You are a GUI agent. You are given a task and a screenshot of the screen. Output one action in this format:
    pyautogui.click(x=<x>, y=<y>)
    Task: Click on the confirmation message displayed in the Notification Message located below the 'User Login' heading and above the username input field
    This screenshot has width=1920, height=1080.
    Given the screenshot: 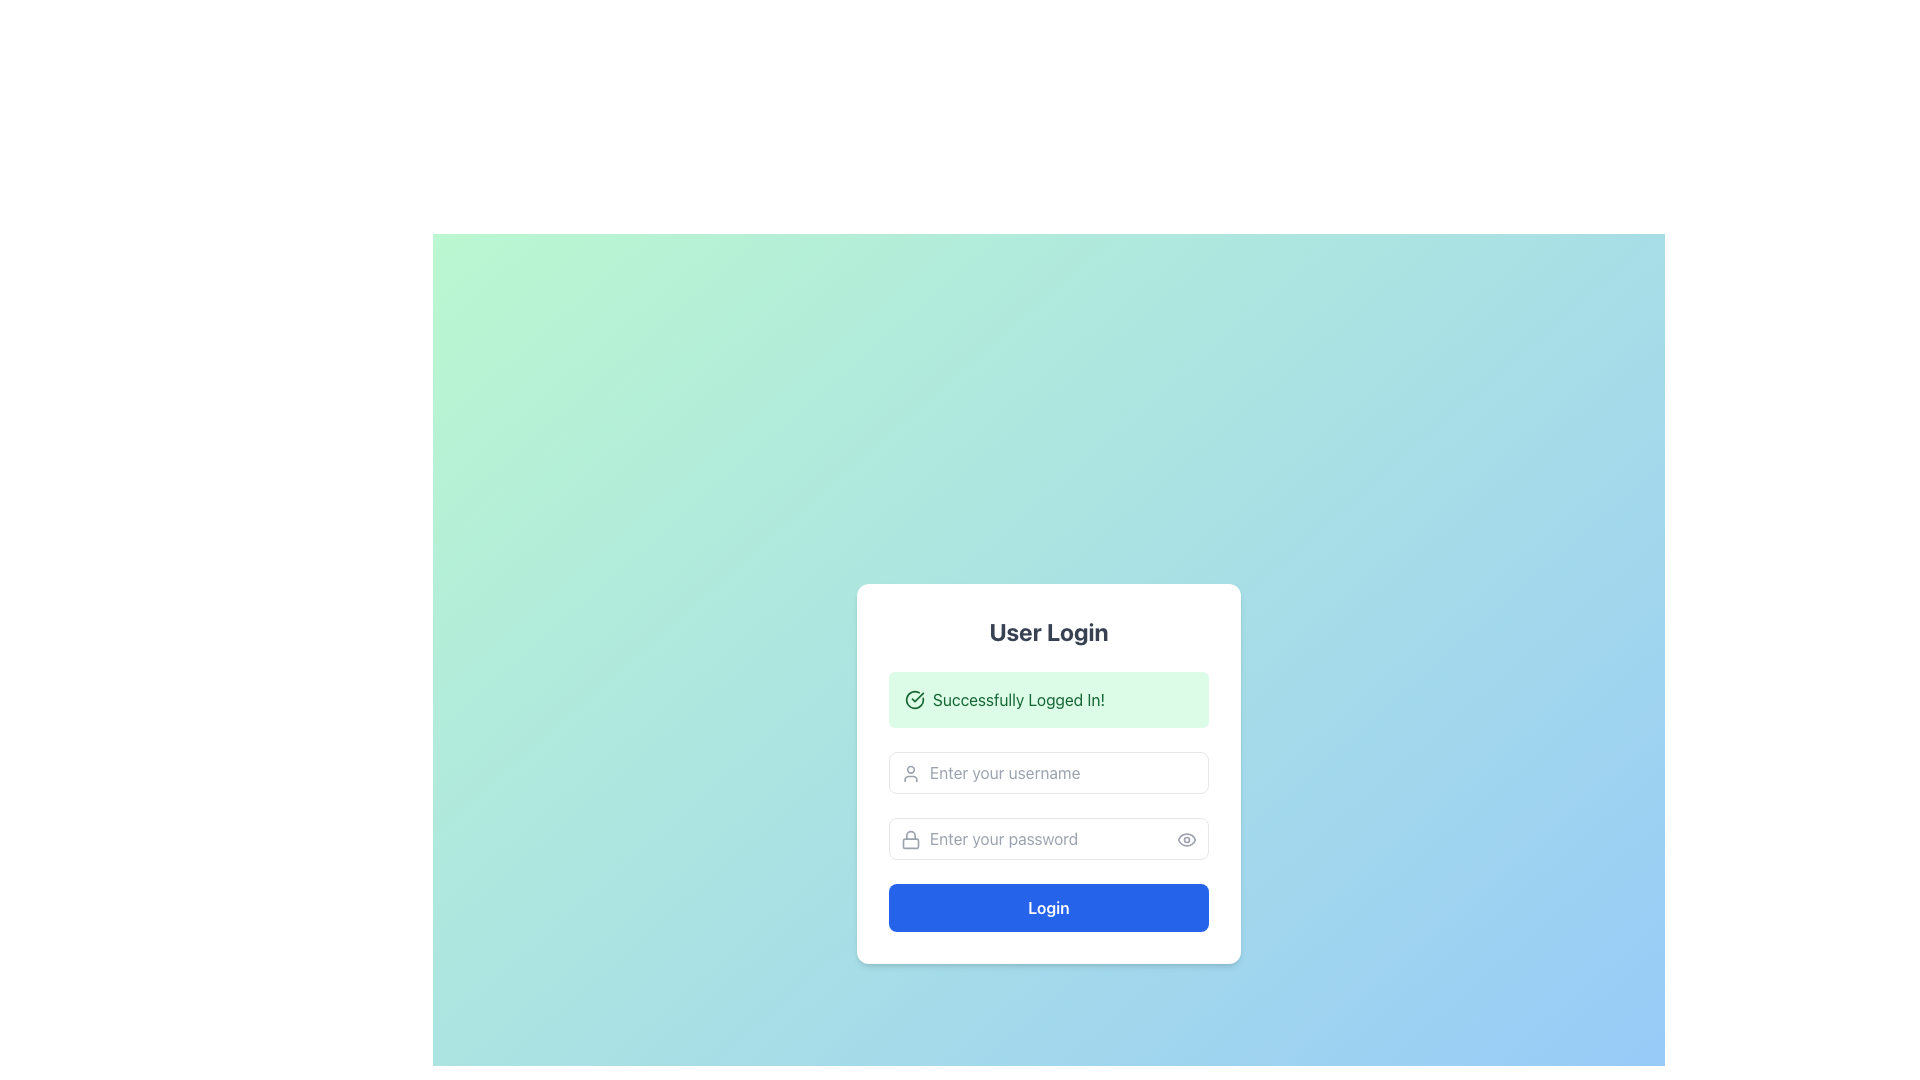 What is the action you would take?
    pyautogui.click(x=1048, y=698)
    